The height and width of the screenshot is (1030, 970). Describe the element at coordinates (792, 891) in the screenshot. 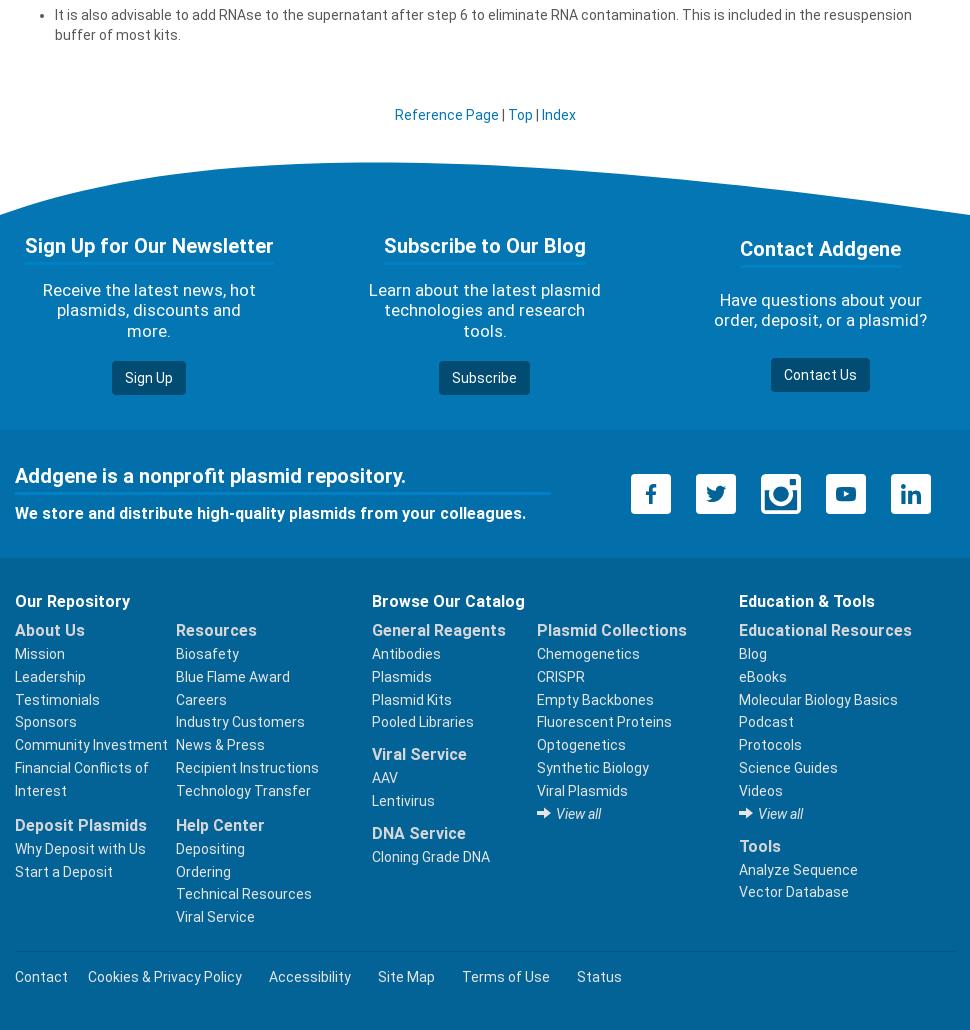

I see `'Vector Database'` at that location.